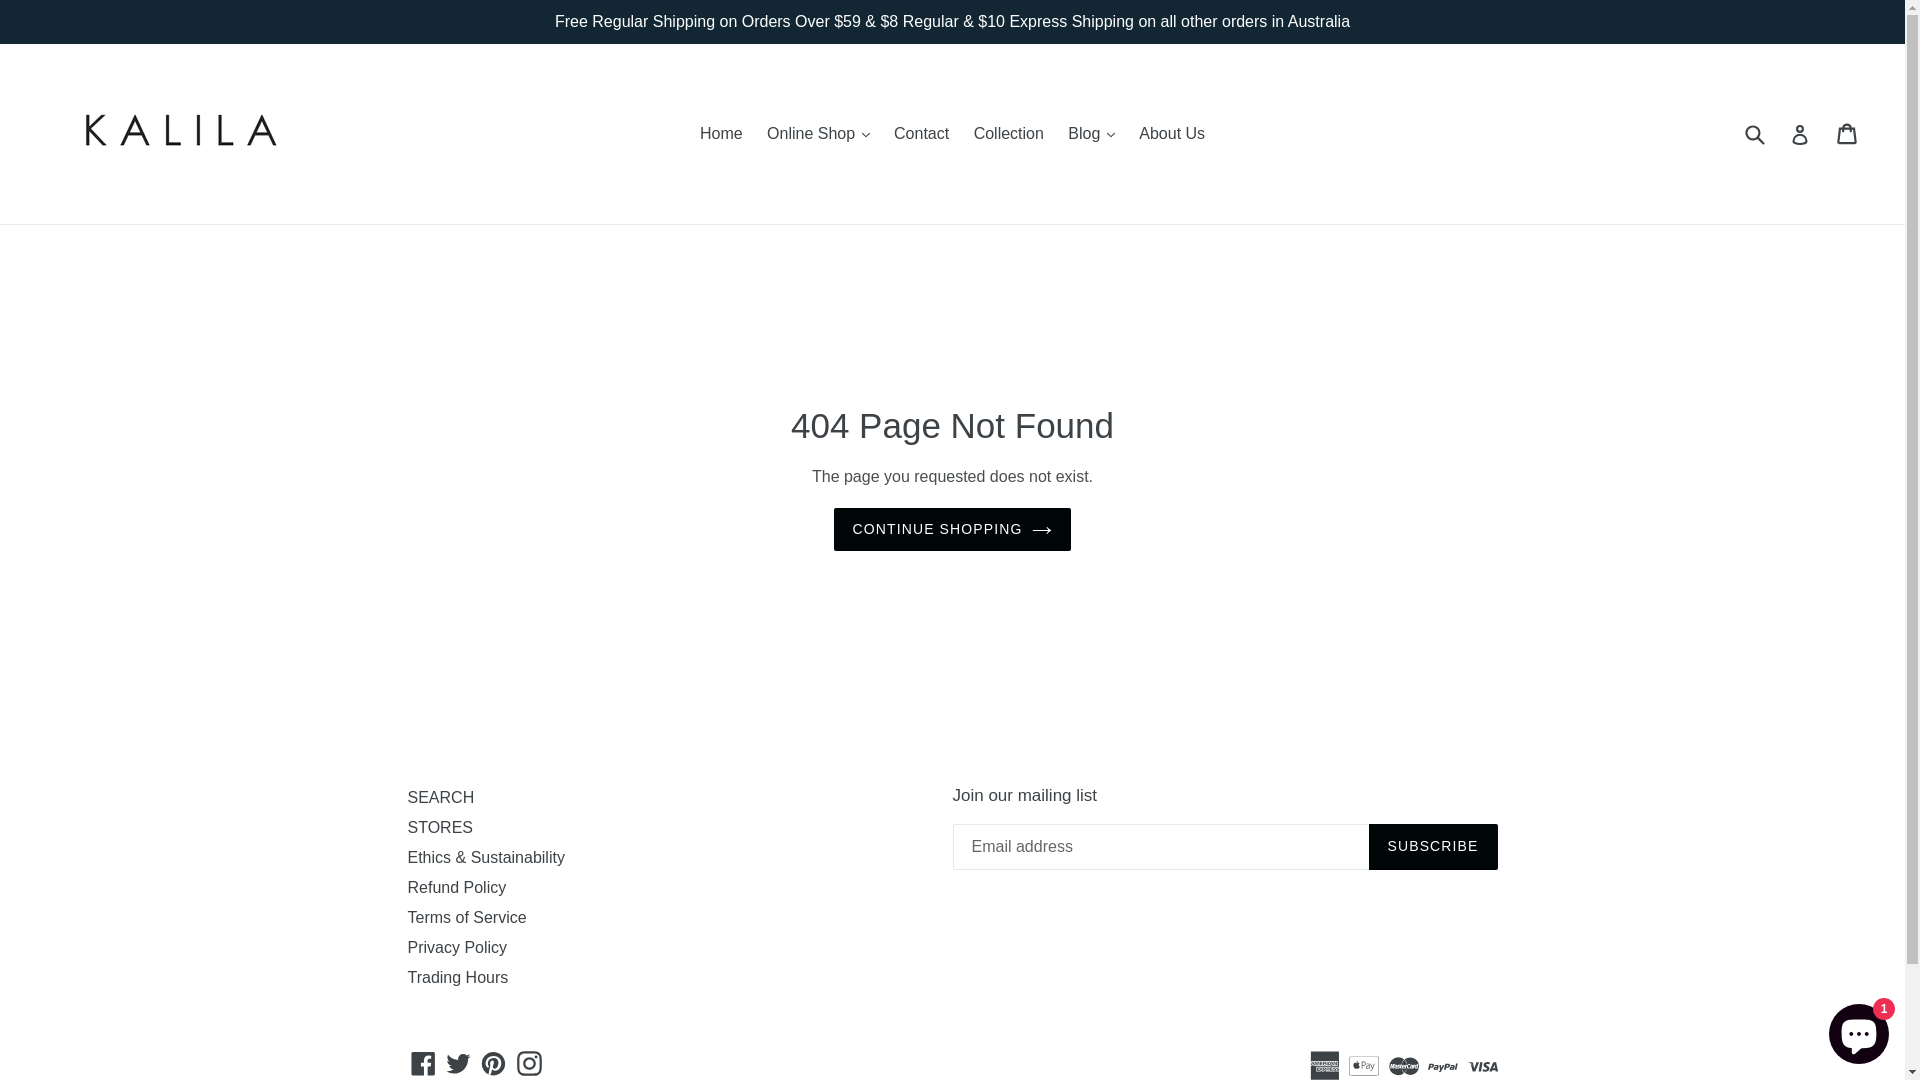 This screenshot has width=1920, height=1080. What do you see at coordinates (486, 856) in the screenshot?
I see `'Ethics & Sustainability'` at bounding box center [486, 856].